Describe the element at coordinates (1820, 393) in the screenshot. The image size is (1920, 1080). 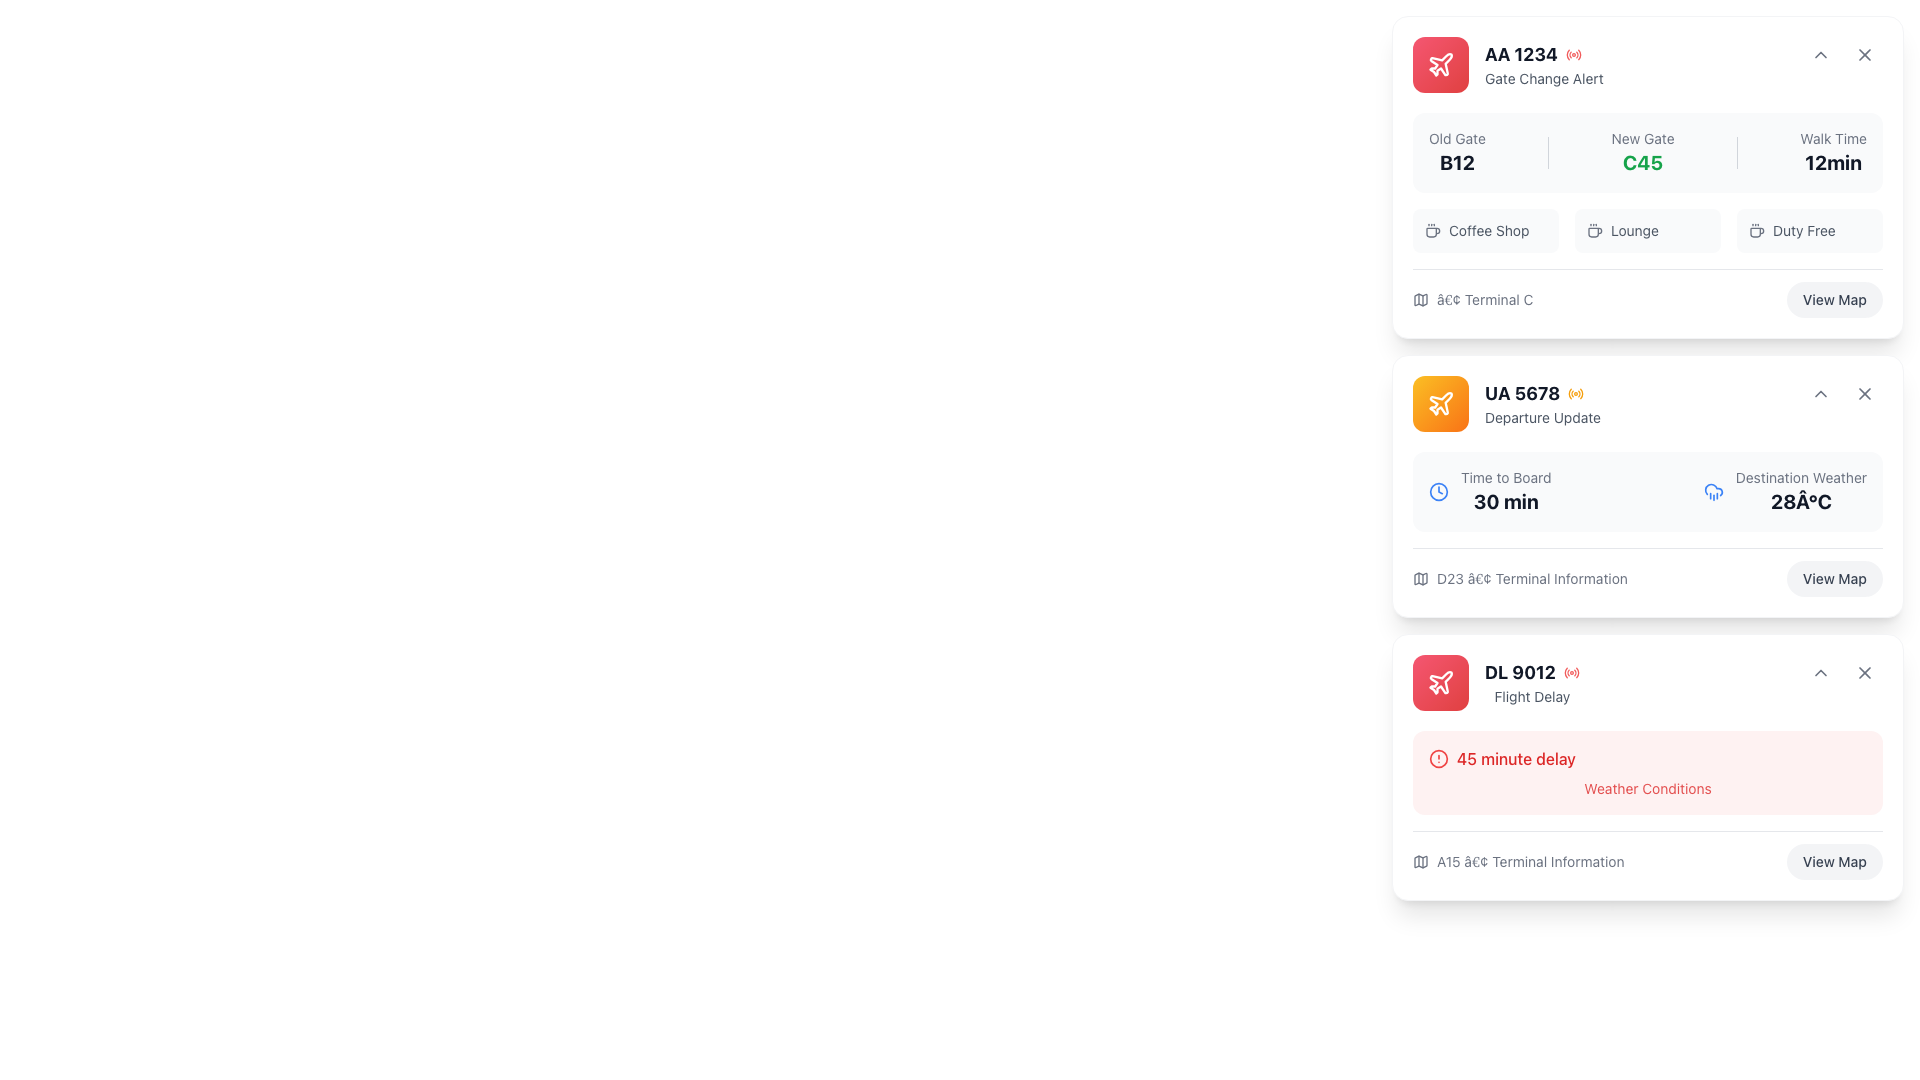
I see `the toggle icon located in the top-right corner of the 'UA 5678 Departure Update' card` at that location.